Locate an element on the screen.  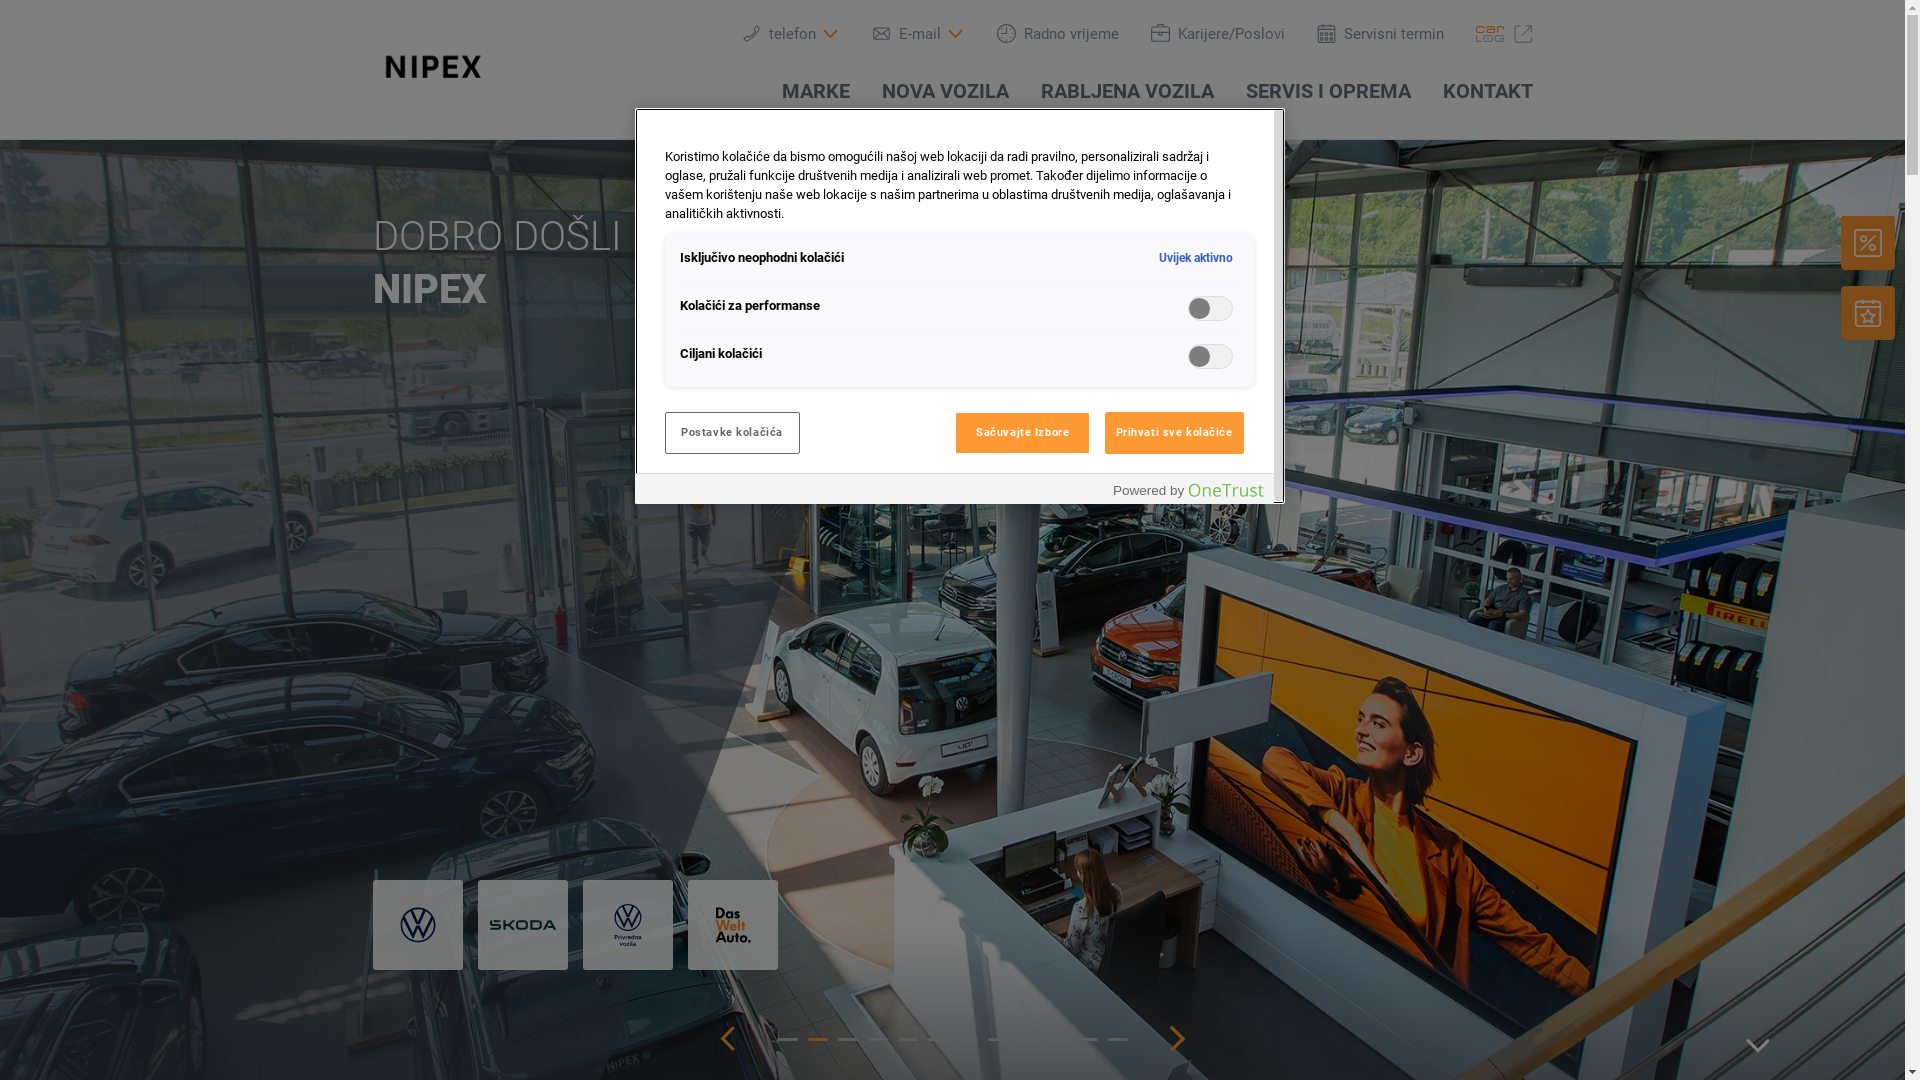
'telefon' is located at coordinates (790, 33).